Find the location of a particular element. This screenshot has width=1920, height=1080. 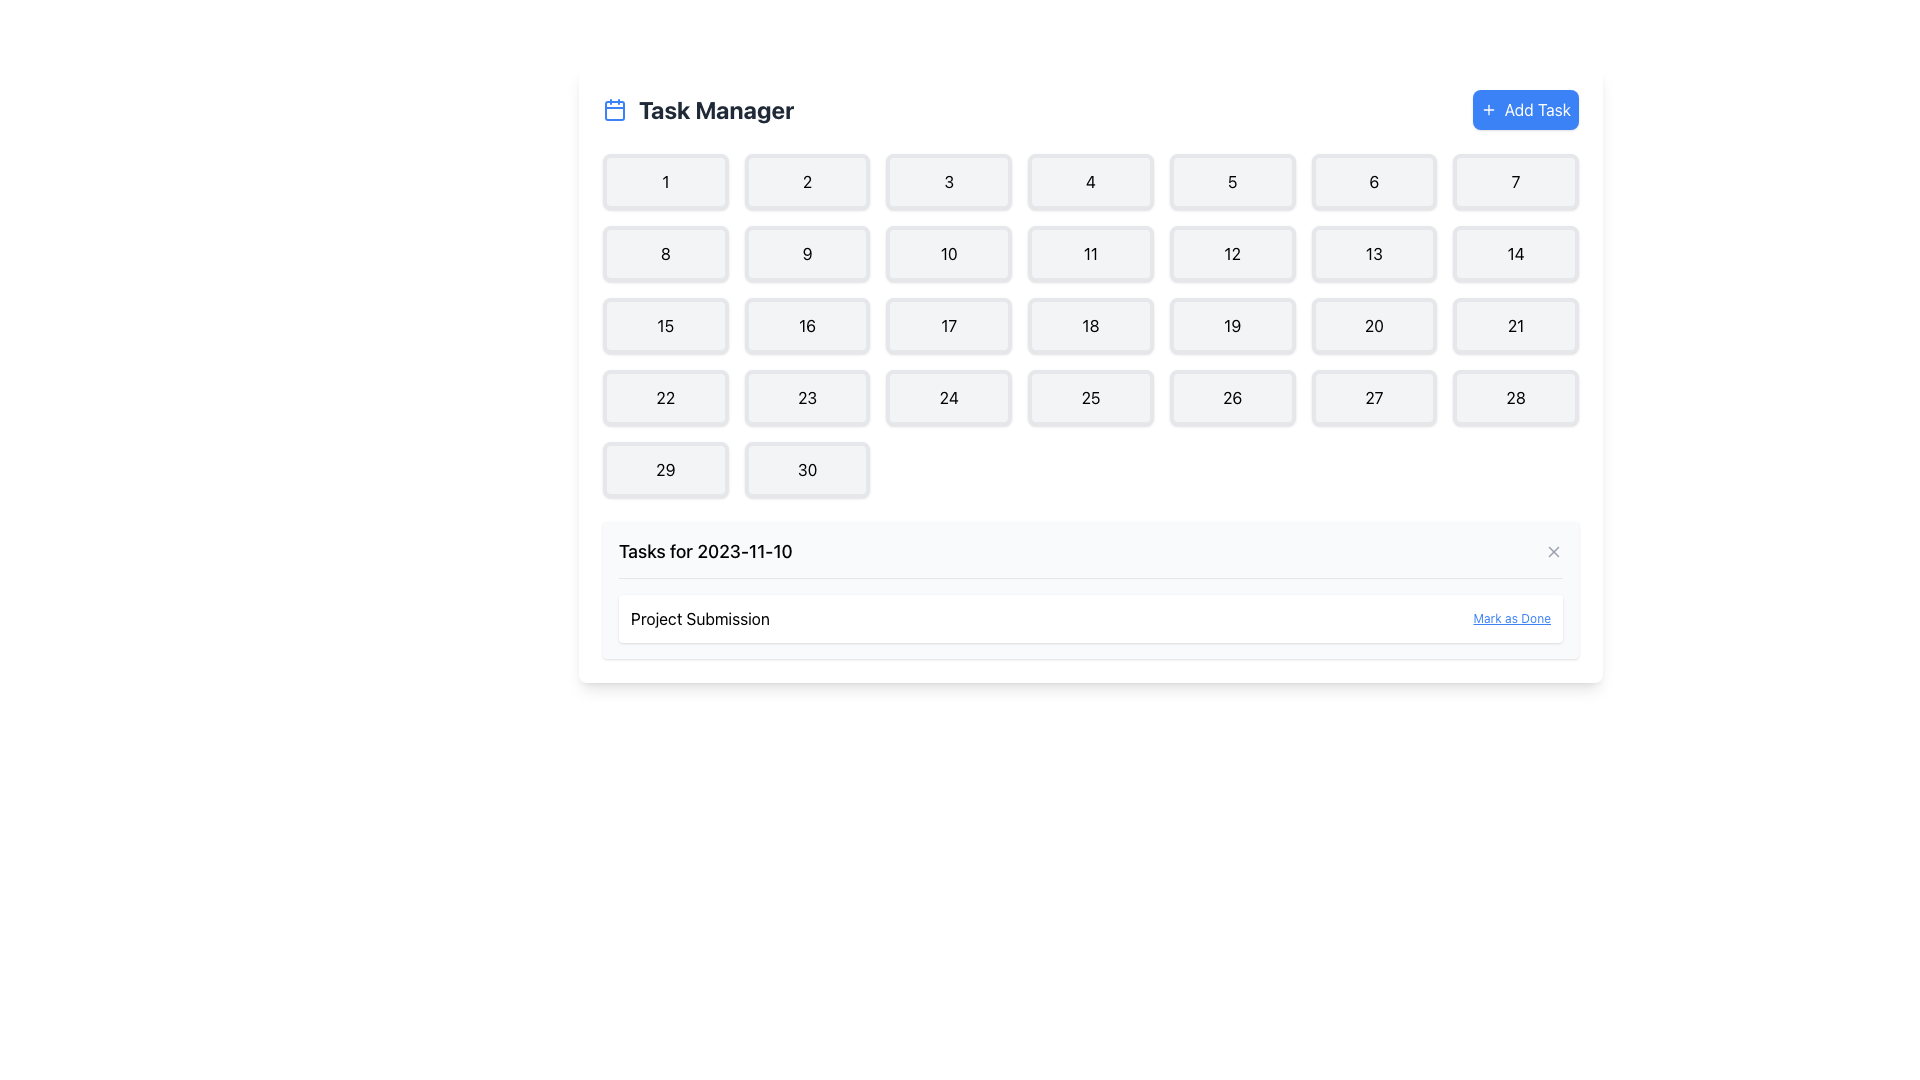

the button labeled '1' with a light gray background and rounded corners is located at coordinates (665, 181).